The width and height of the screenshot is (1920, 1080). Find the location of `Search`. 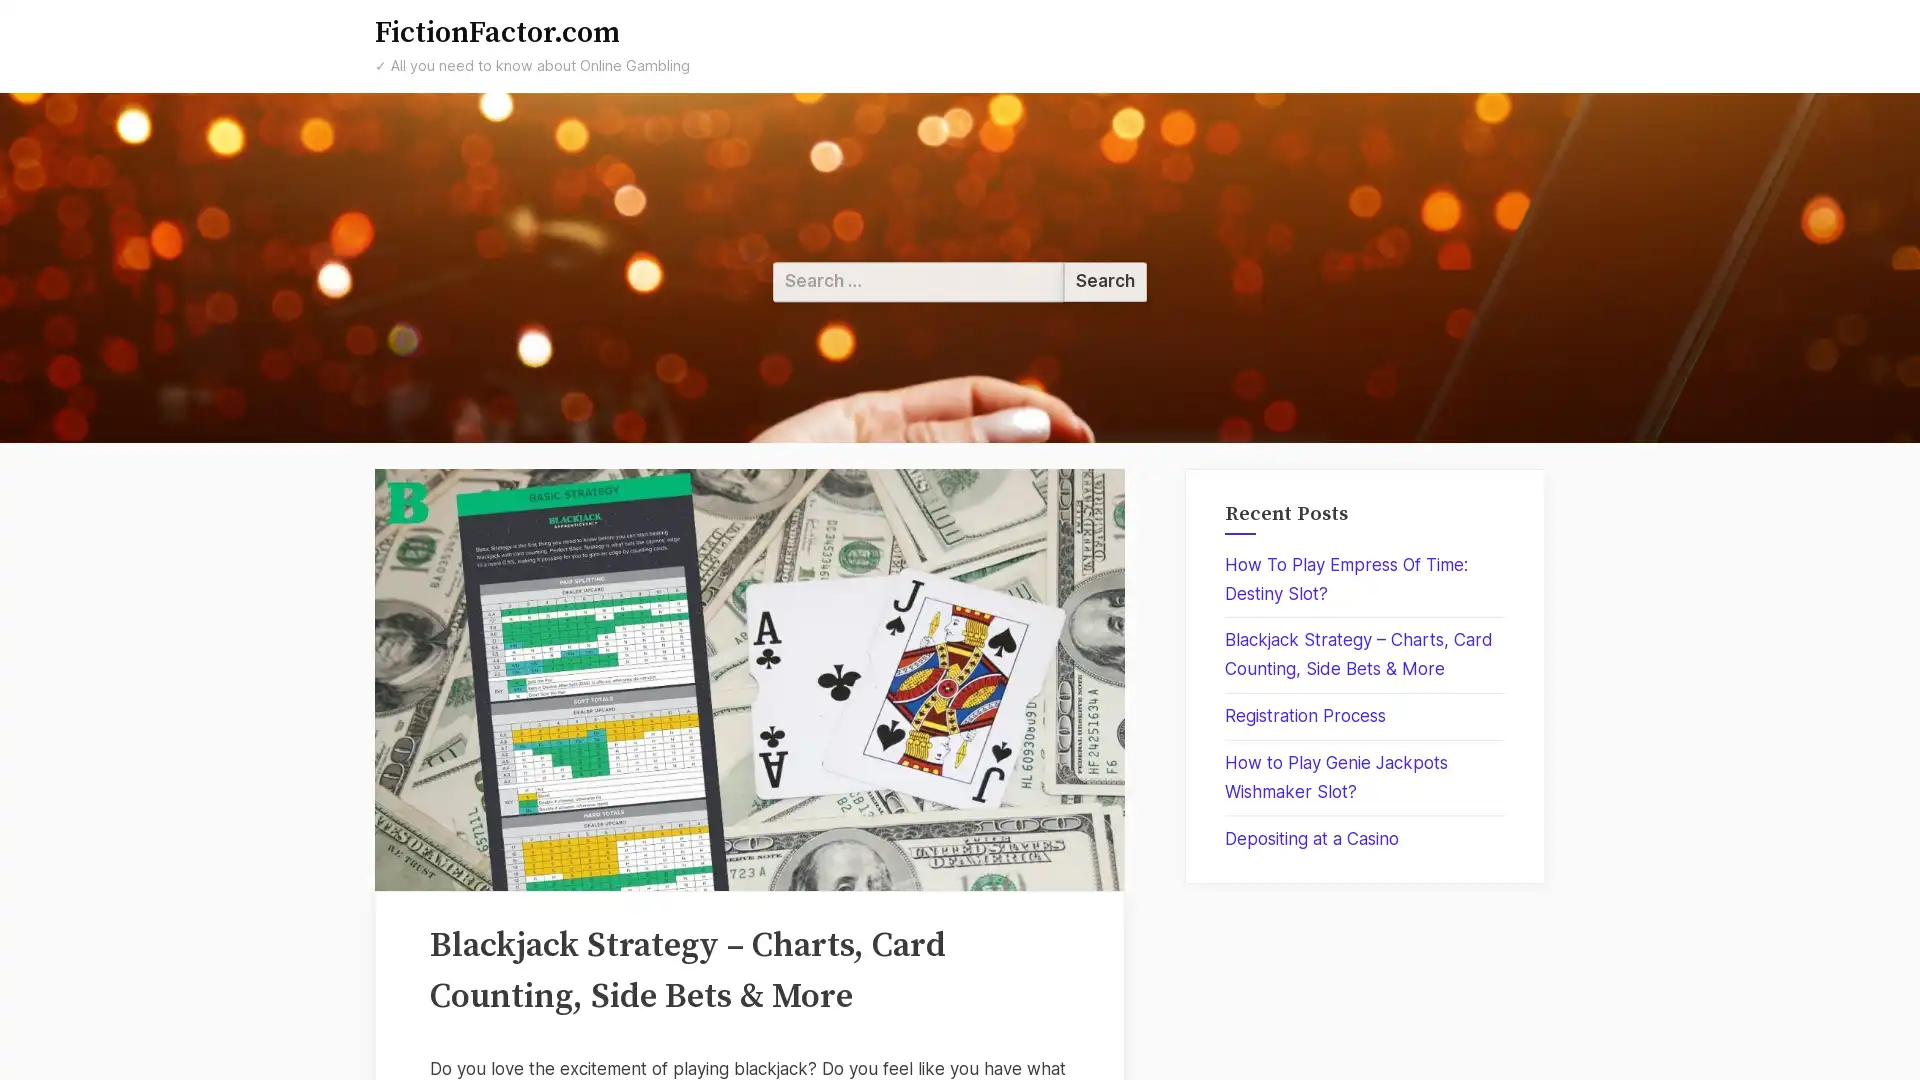

Search is located at coordinates (1104, 281).